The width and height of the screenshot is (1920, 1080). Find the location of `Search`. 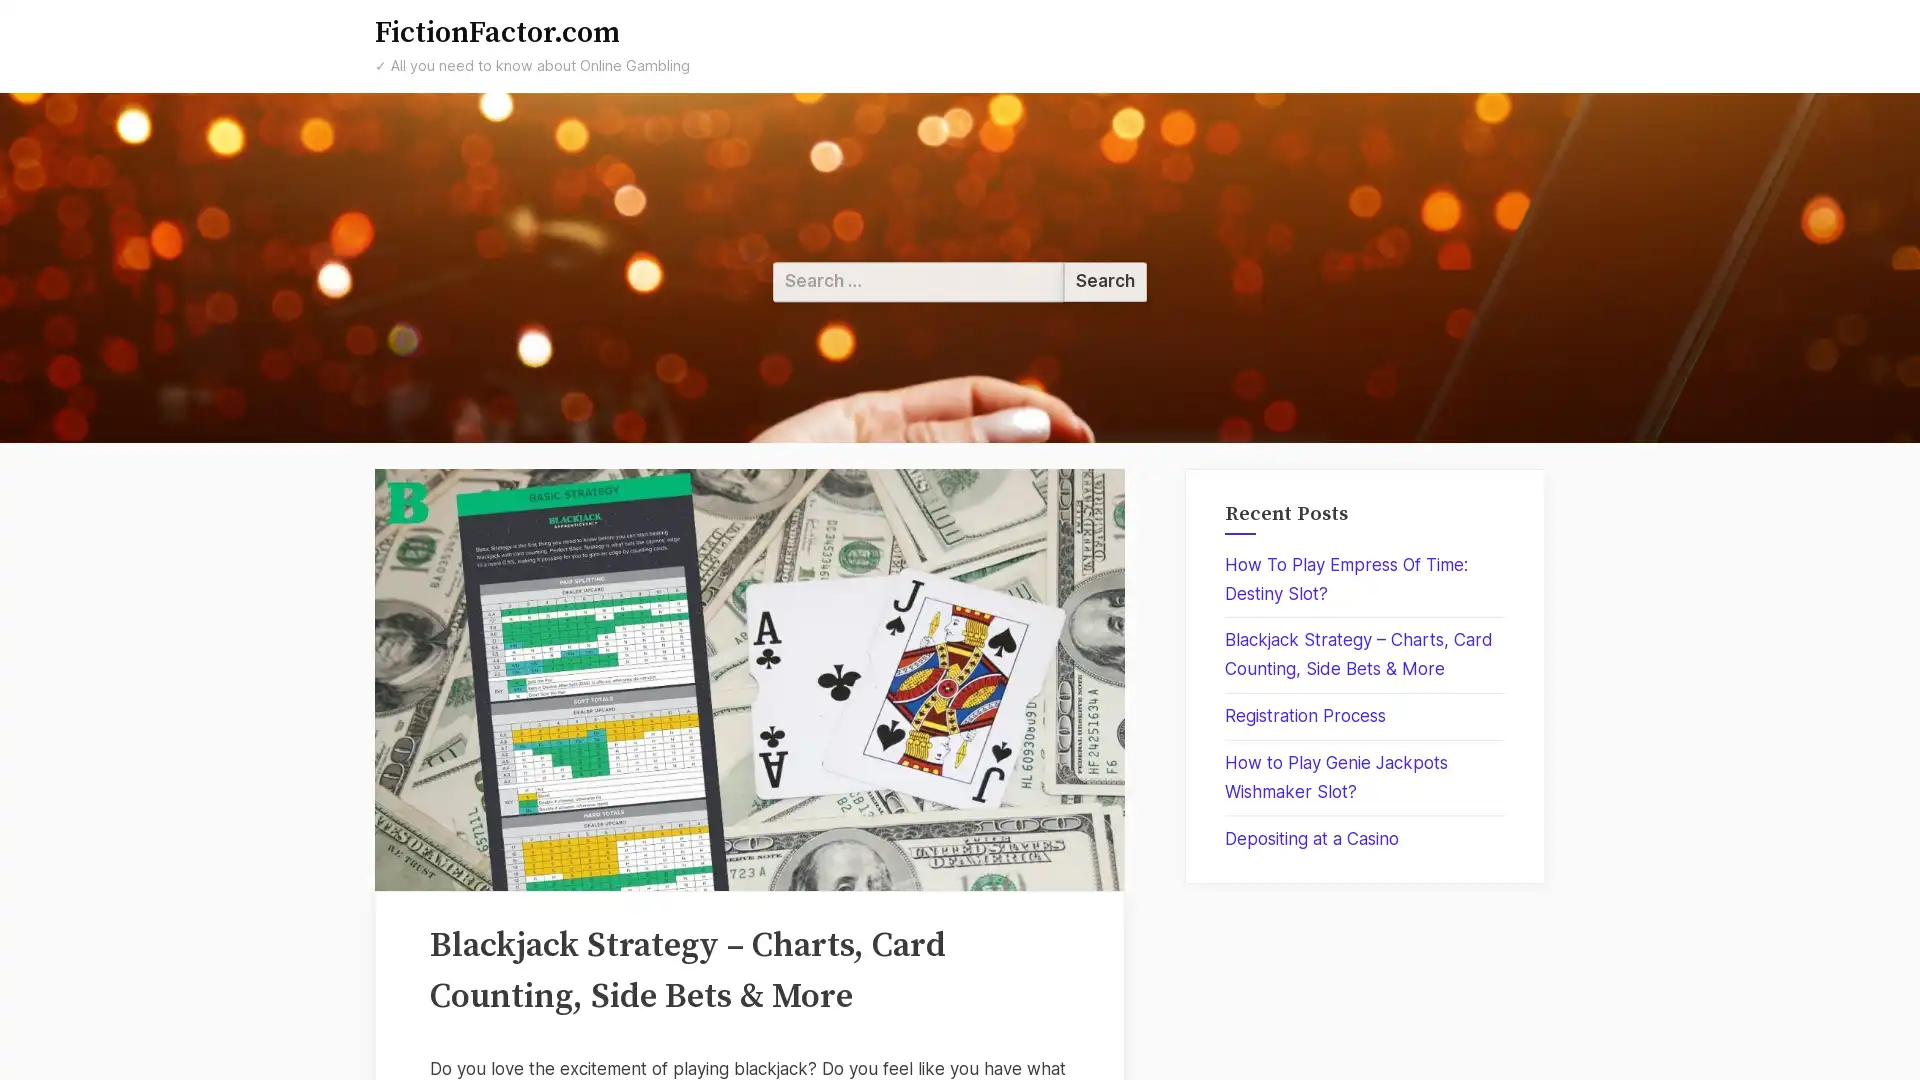

Search is located at coordinates (1104, 281).